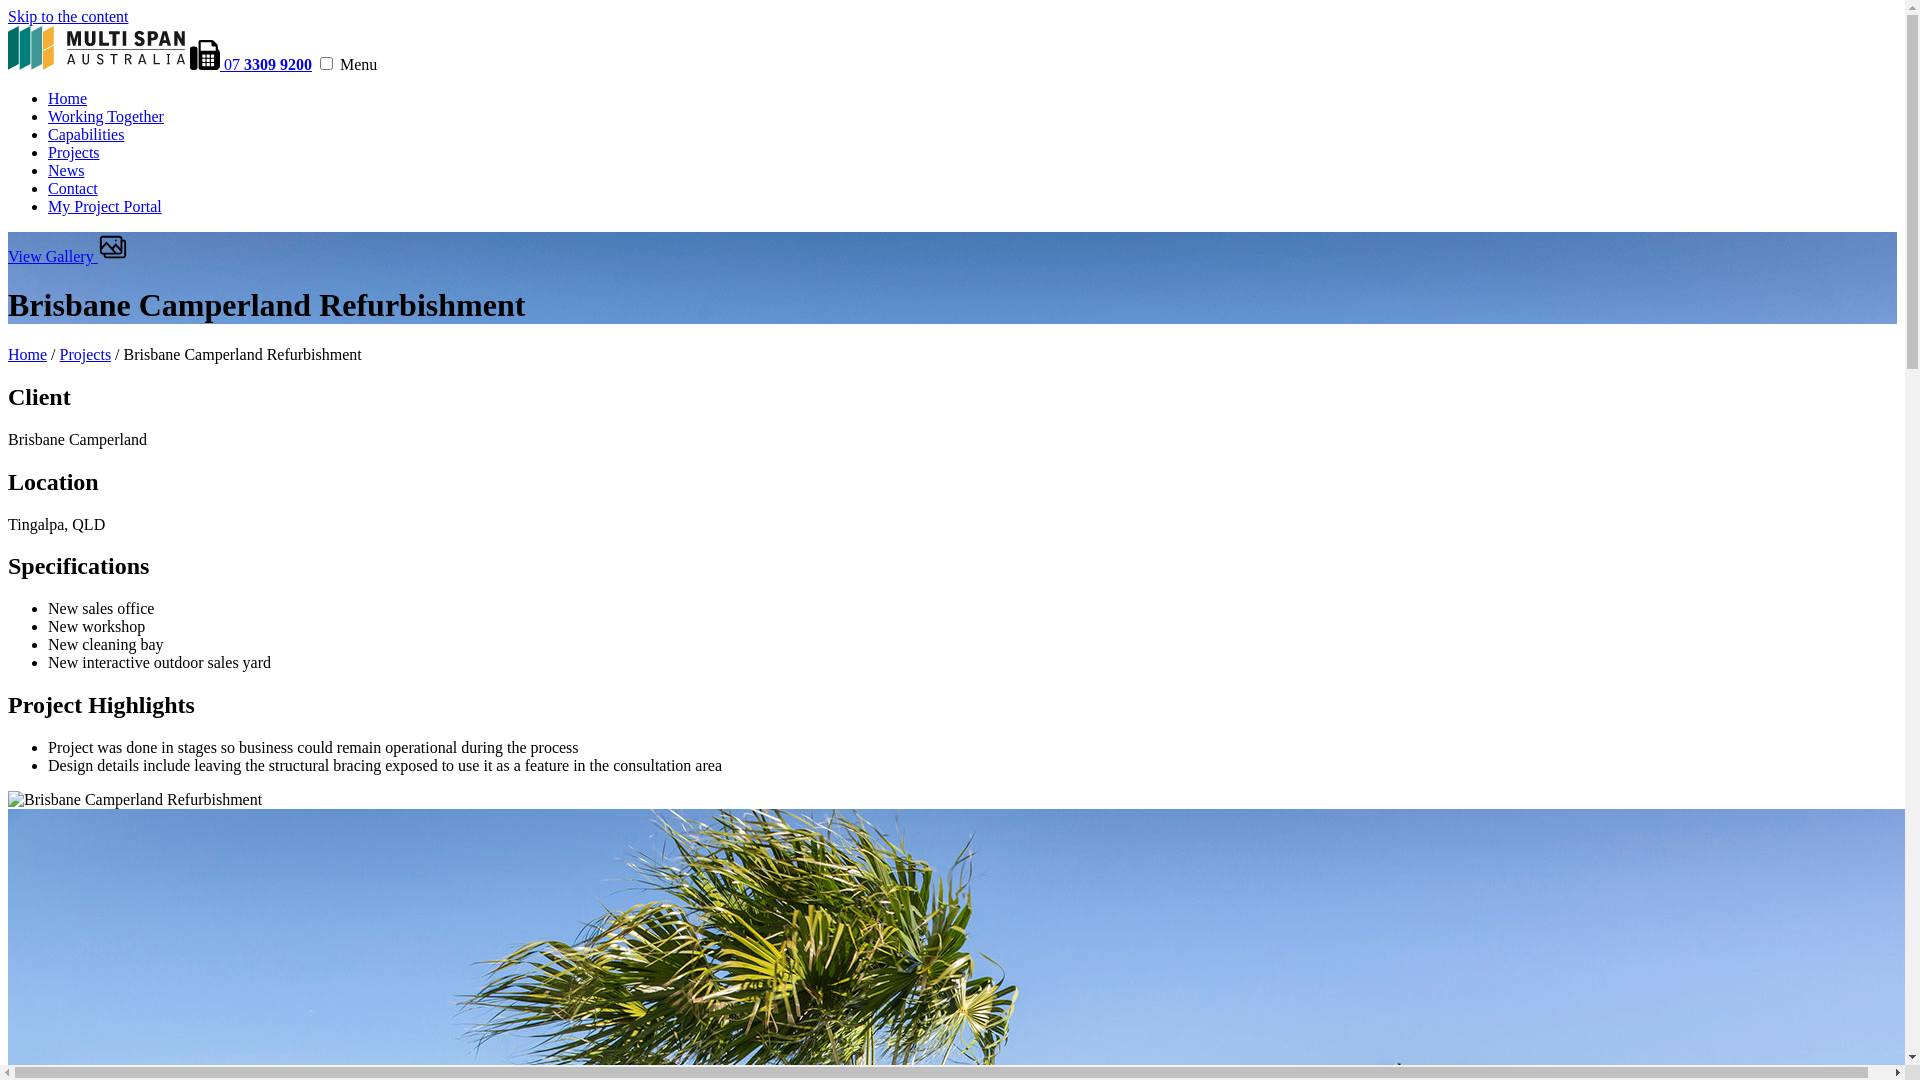 The width and height of the screenshot is (1920, 1080). What do you see at coordinates (104, 116) in the screenshot?
I see `'Working Together'` at bounding box center [104, 116].